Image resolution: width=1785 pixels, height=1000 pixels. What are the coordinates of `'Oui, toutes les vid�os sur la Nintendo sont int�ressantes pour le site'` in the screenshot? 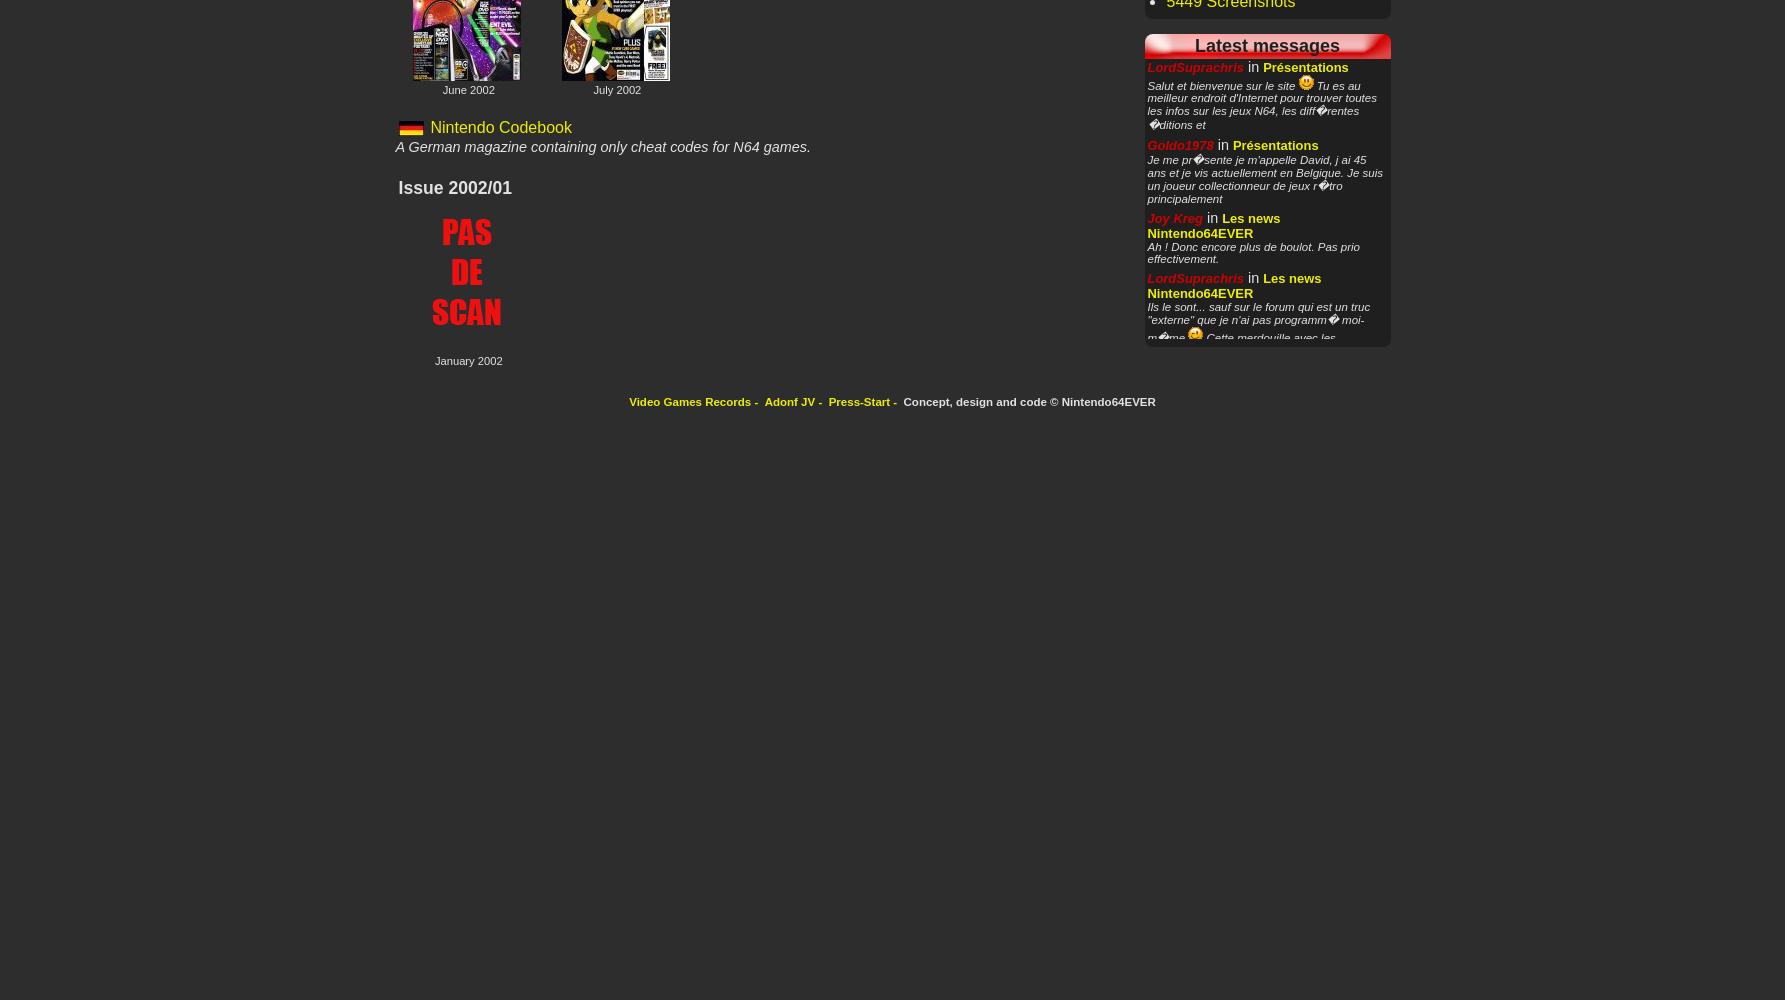 It's located at (1256, 590).